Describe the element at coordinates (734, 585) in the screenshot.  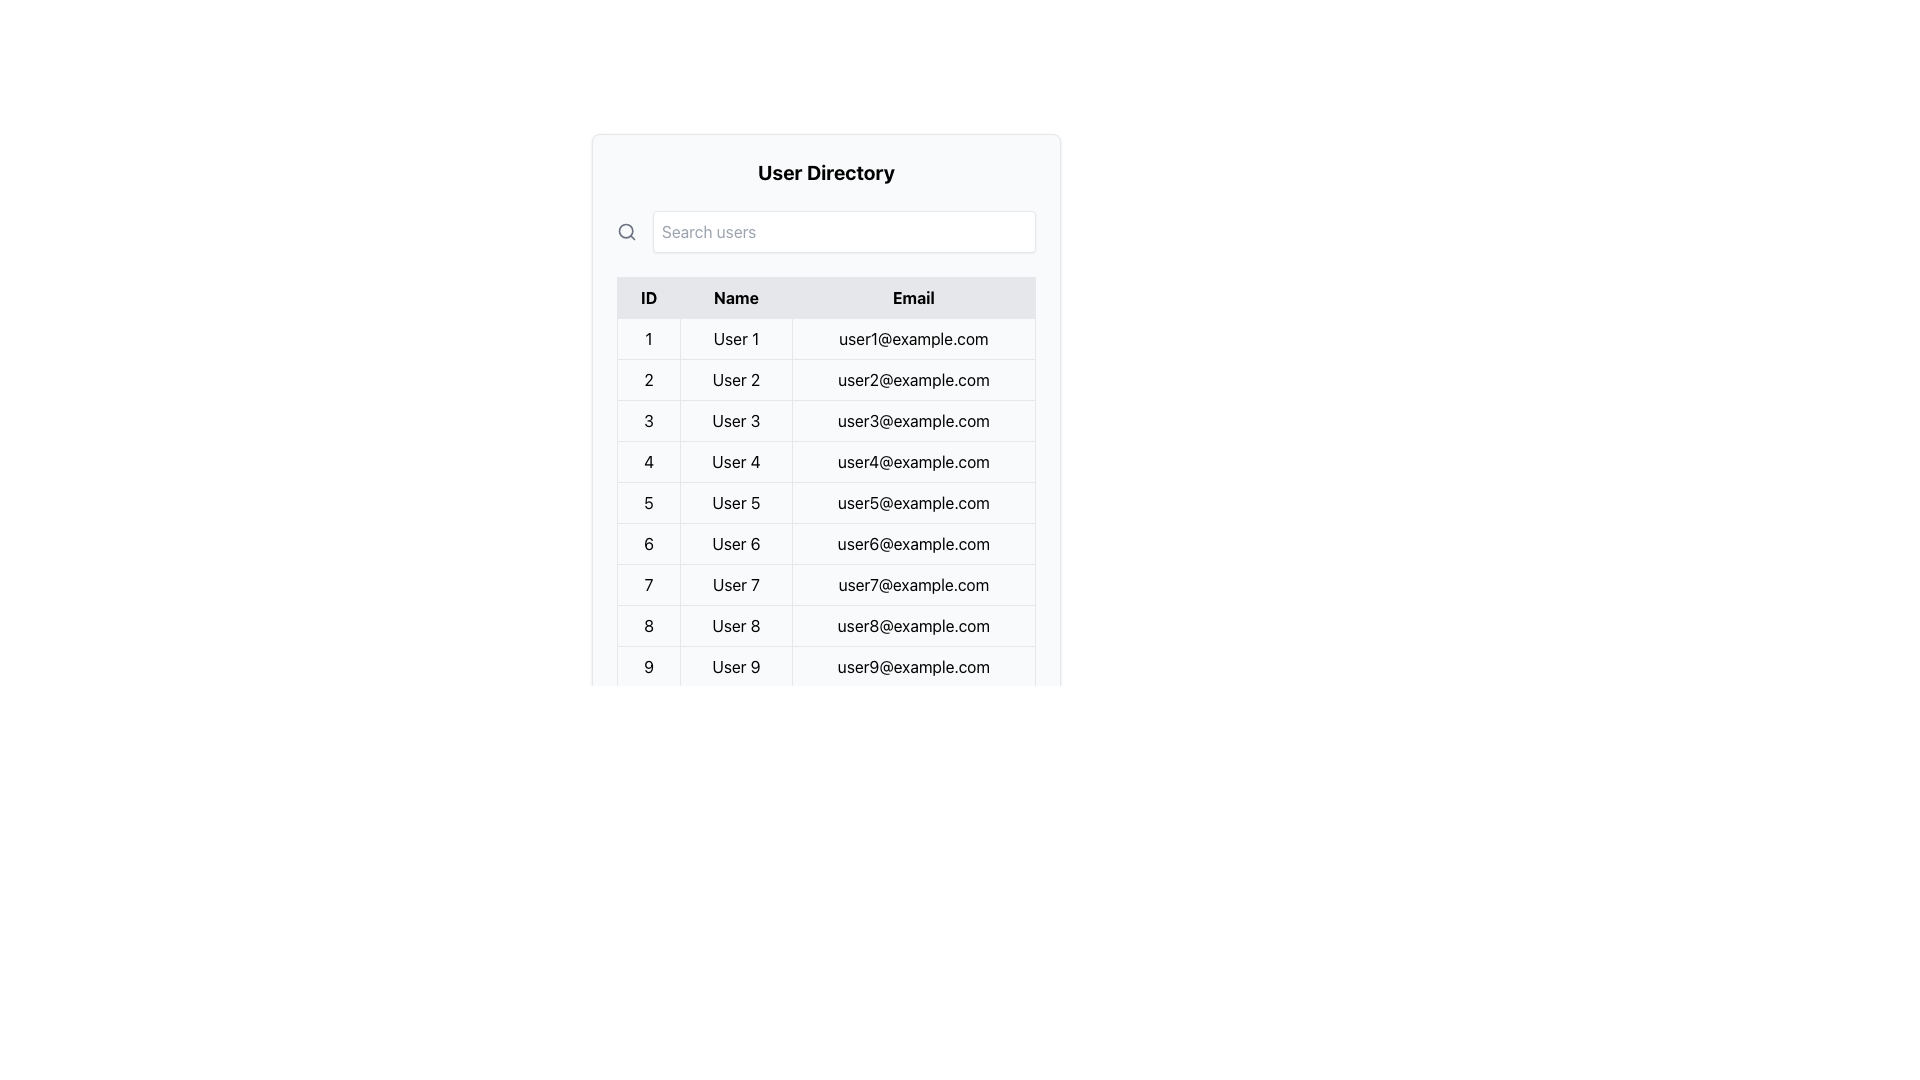
I see `the text label 'User 7' in black font contained within the light grey background table cell in the Name column of the seventh row` at that location.